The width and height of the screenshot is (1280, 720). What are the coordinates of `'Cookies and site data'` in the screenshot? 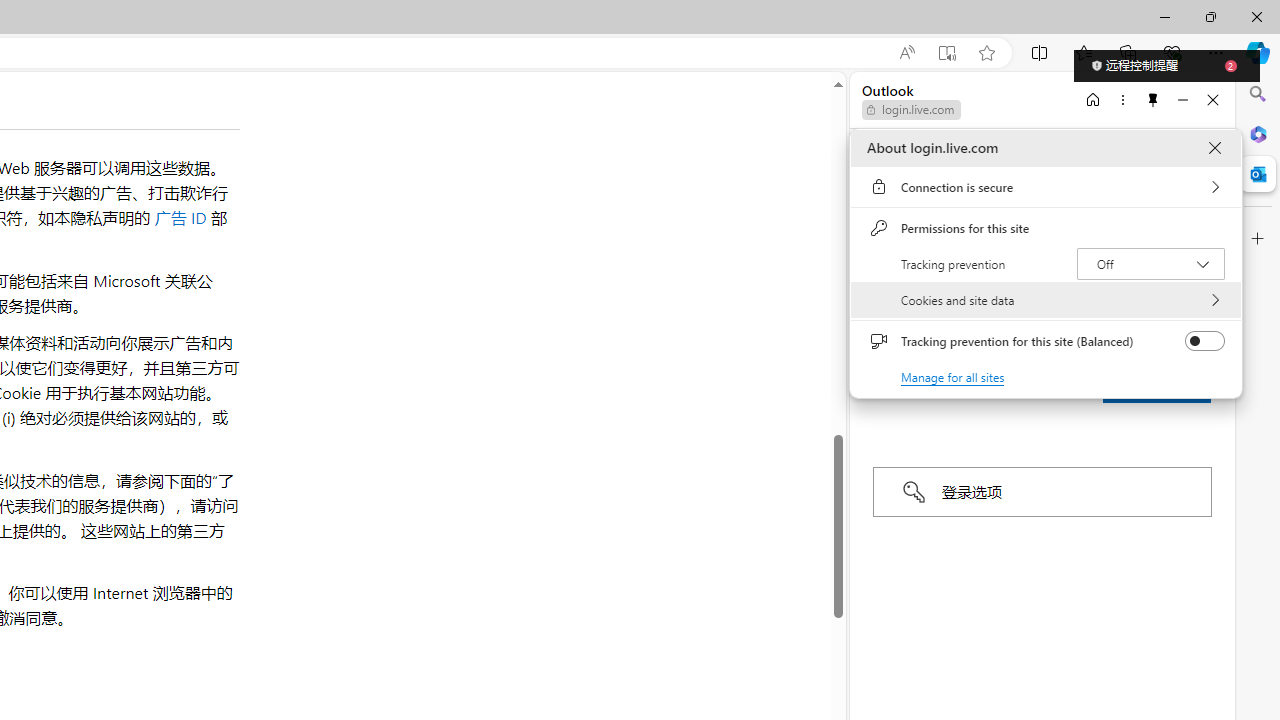 It's located at (1045, 300).